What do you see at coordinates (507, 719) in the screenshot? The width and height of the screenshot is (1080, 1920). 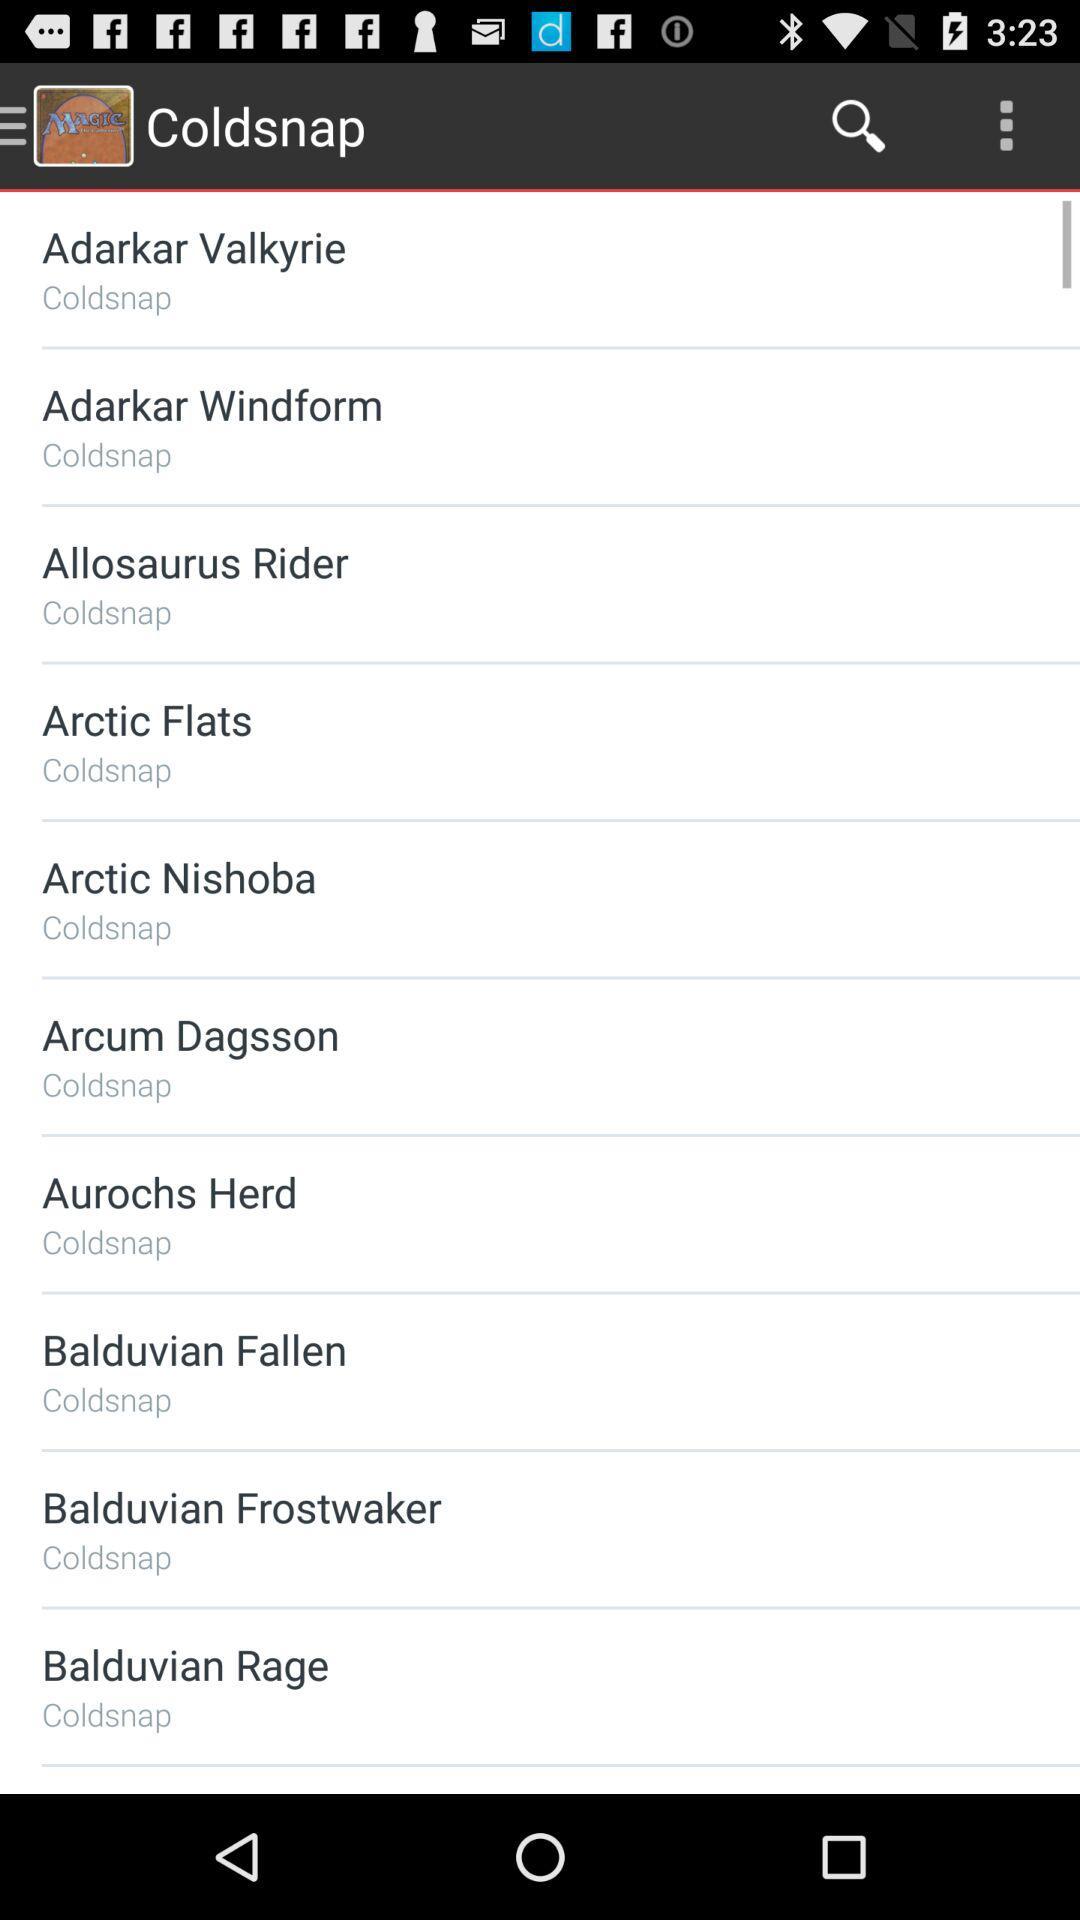 I see `item above the coldsnap item` at bounding box center [507, 719].